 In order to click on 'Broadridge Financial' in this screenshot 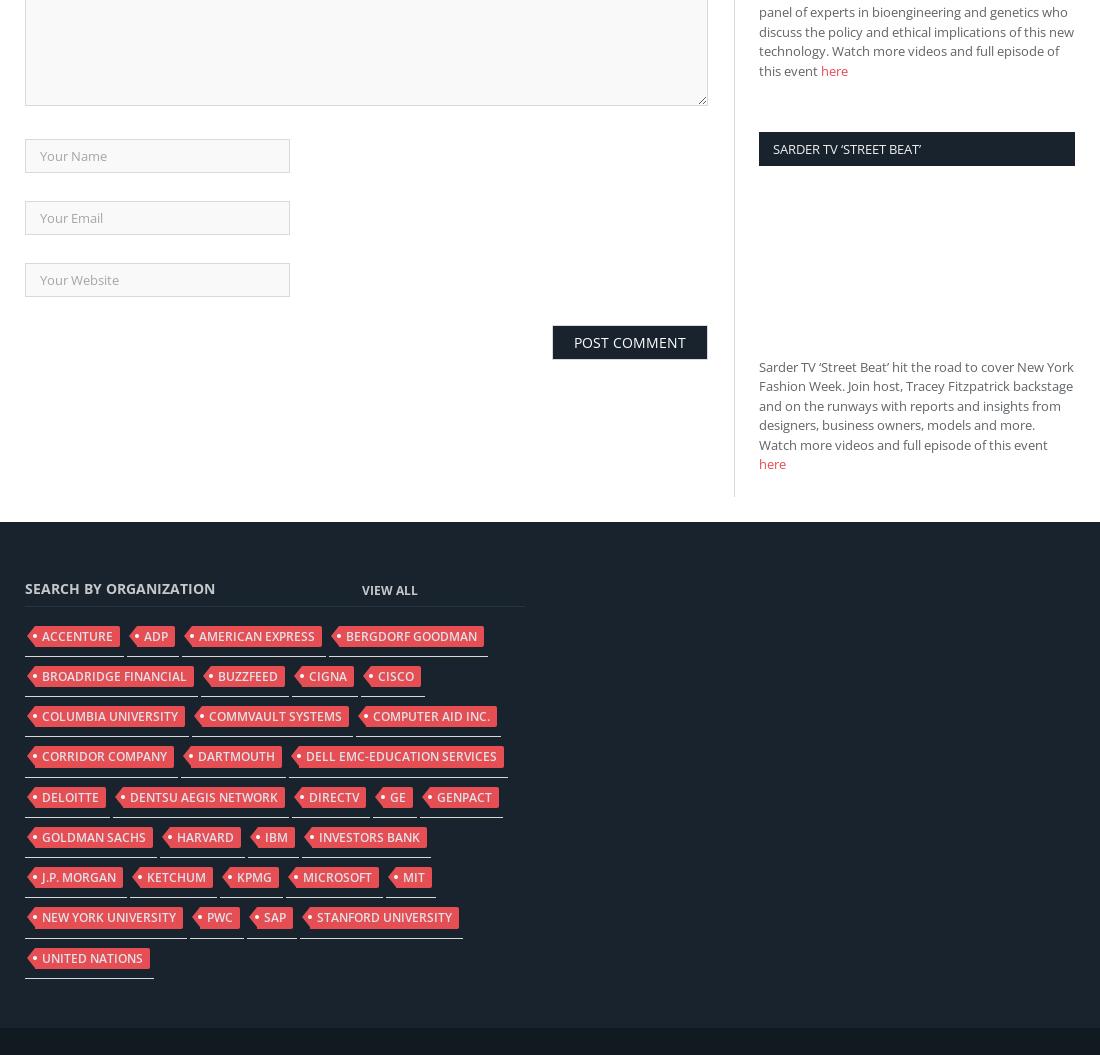, I will do `click(41, 674)`.